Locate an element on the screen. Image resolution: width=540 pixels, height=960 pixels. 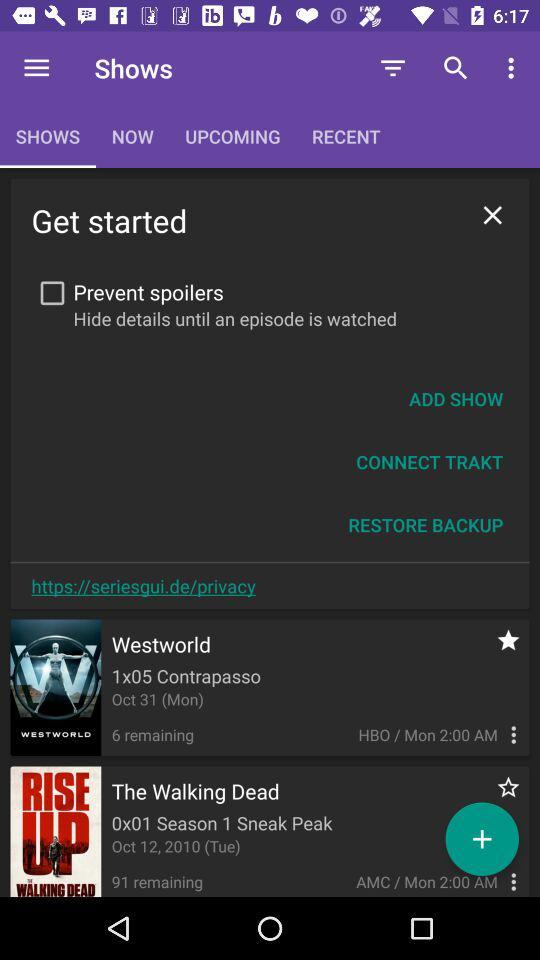
the item to the right of https seriesgui de is located at coordinates (424, 524).